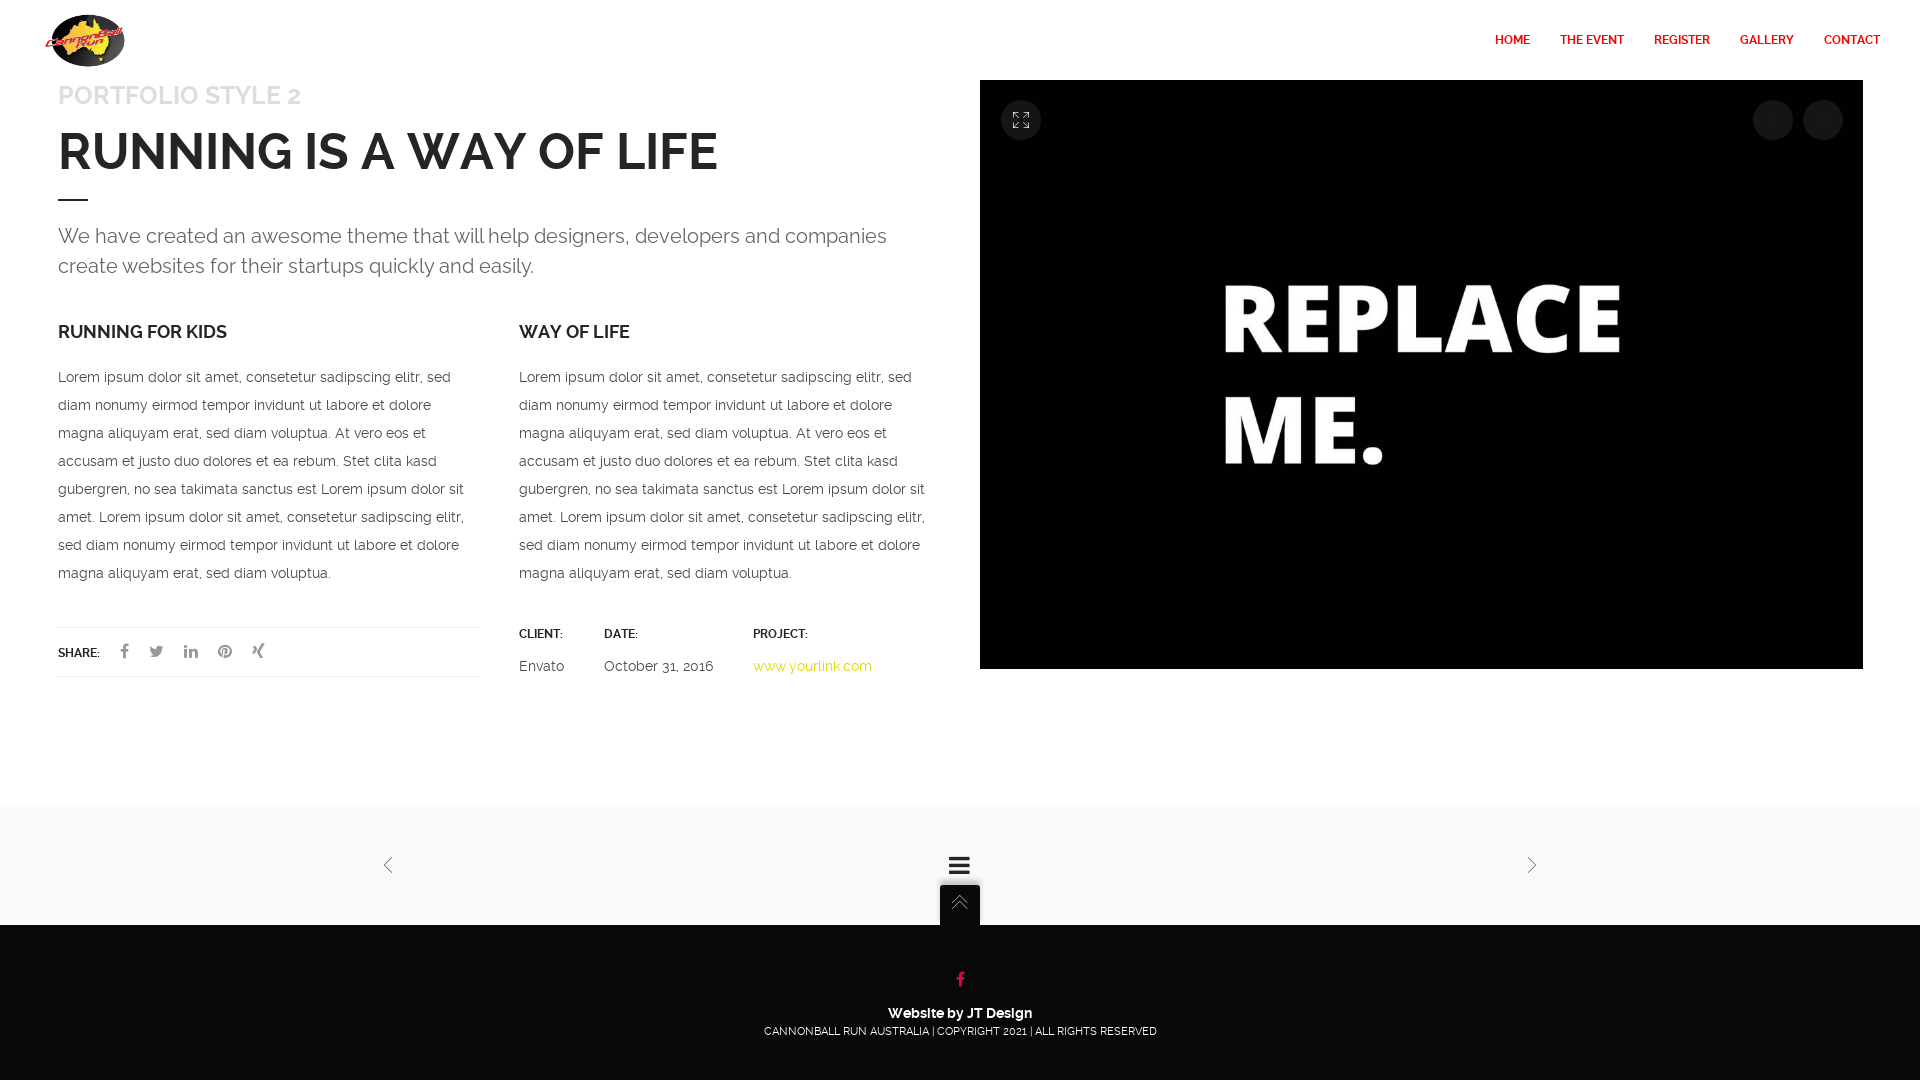 Image resolution: width=1920 pixels, height=1080 pixels. Describe the element at coordinates (1680, 39) in the screenshot. I see `'REGISTER'` at that location.